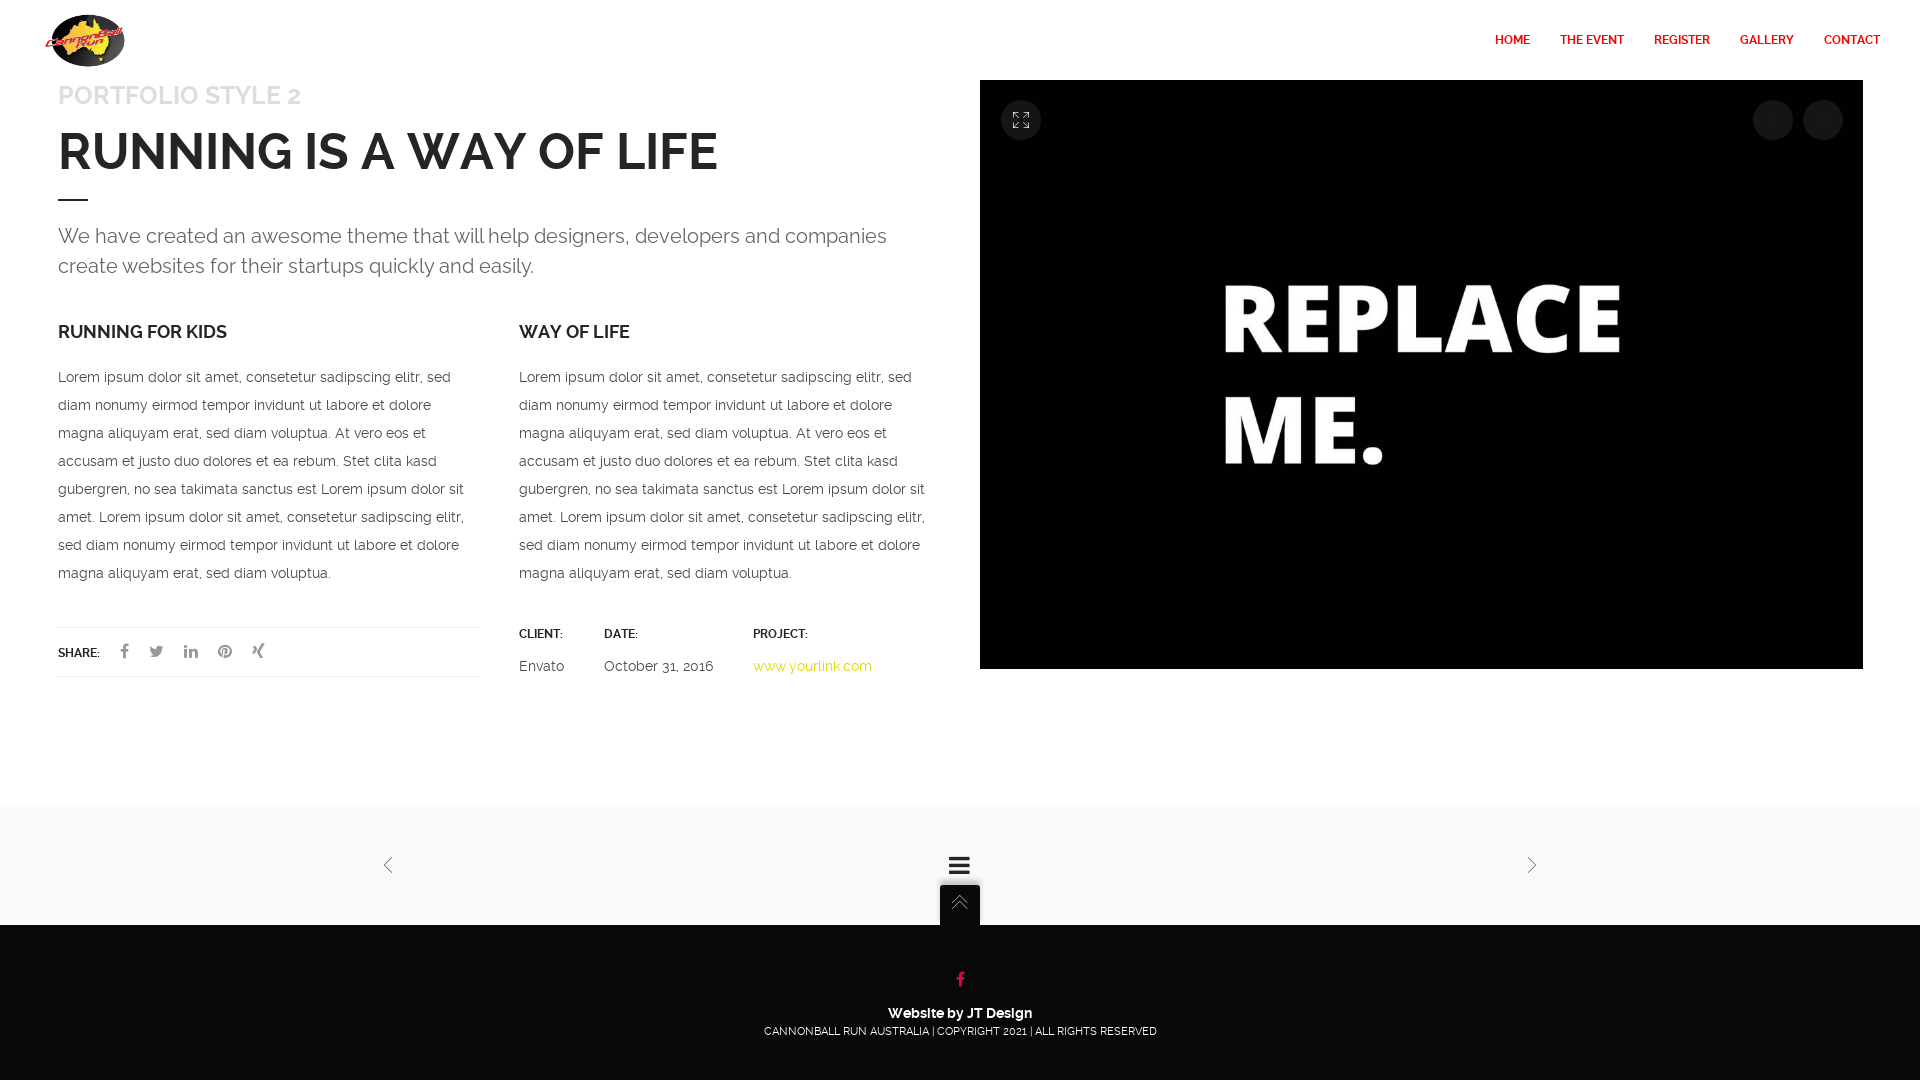 Image resolution: width=1920 pixels, height=1080 pixels. Describe the element at coordinates (1680, 39) in the screenshot. I see `'REGISTER'` at that location.